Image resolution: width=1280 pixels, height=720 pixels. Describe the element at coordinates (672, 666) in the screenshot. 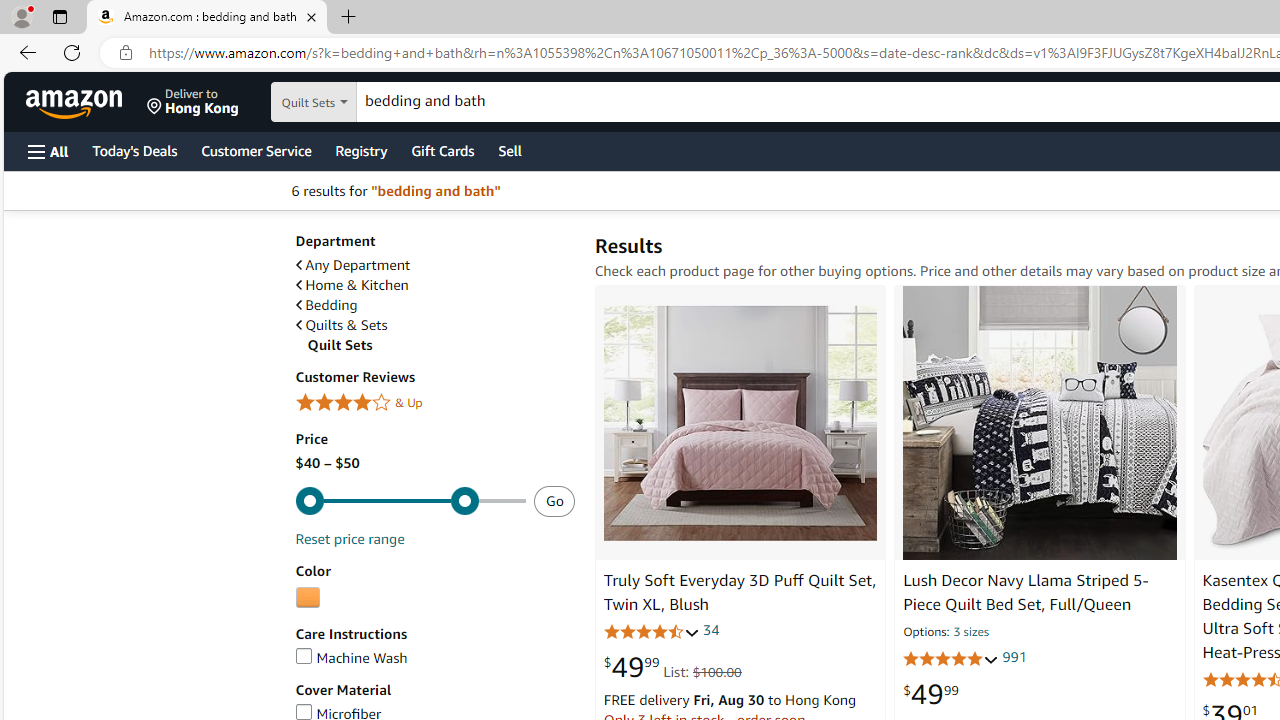

I see `'$49.99 List: $100.00'` at that location.